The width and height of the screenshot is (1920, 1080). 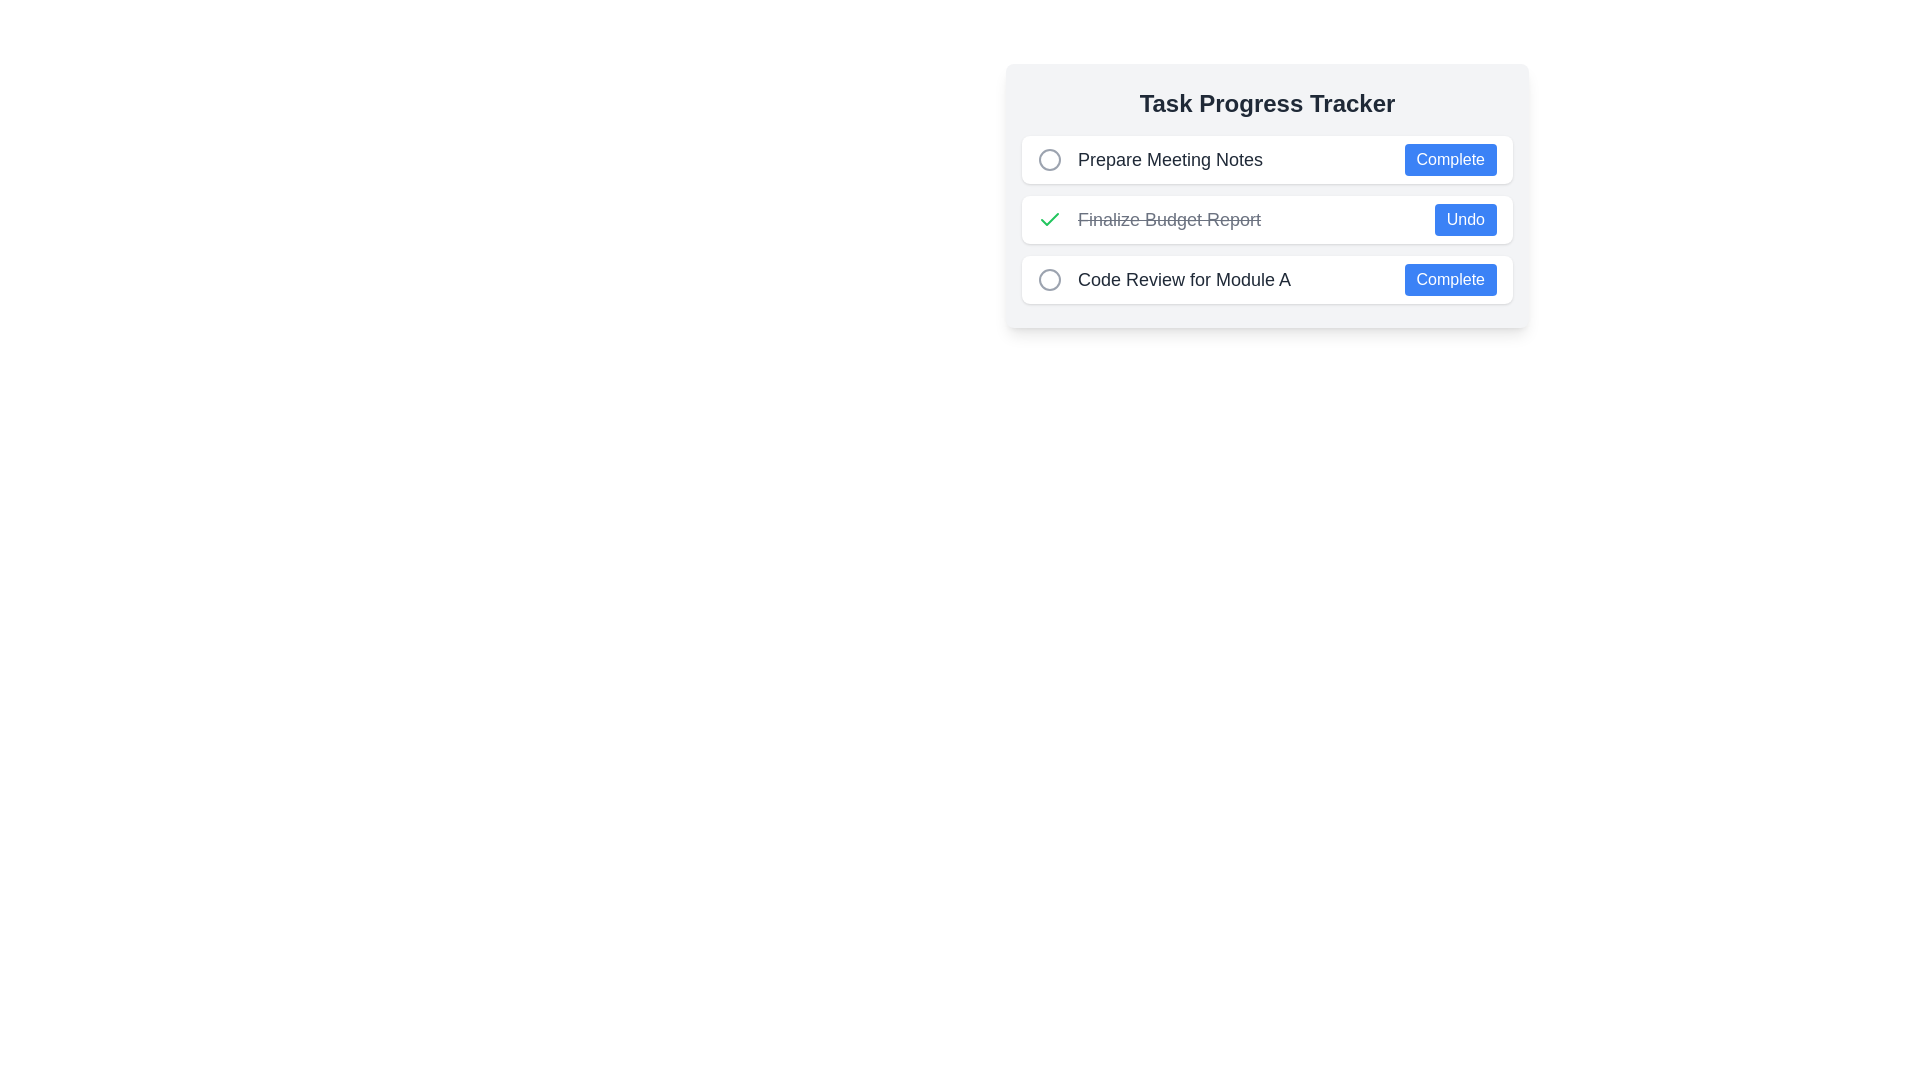 What do you see at coordinates (1049, 219) in the screenshot?
I see `the rounded green checkmark icon indicating completed tasks, located before the text label in the 'Finalize Budget Report' row` at bounding box center [1049, 219].